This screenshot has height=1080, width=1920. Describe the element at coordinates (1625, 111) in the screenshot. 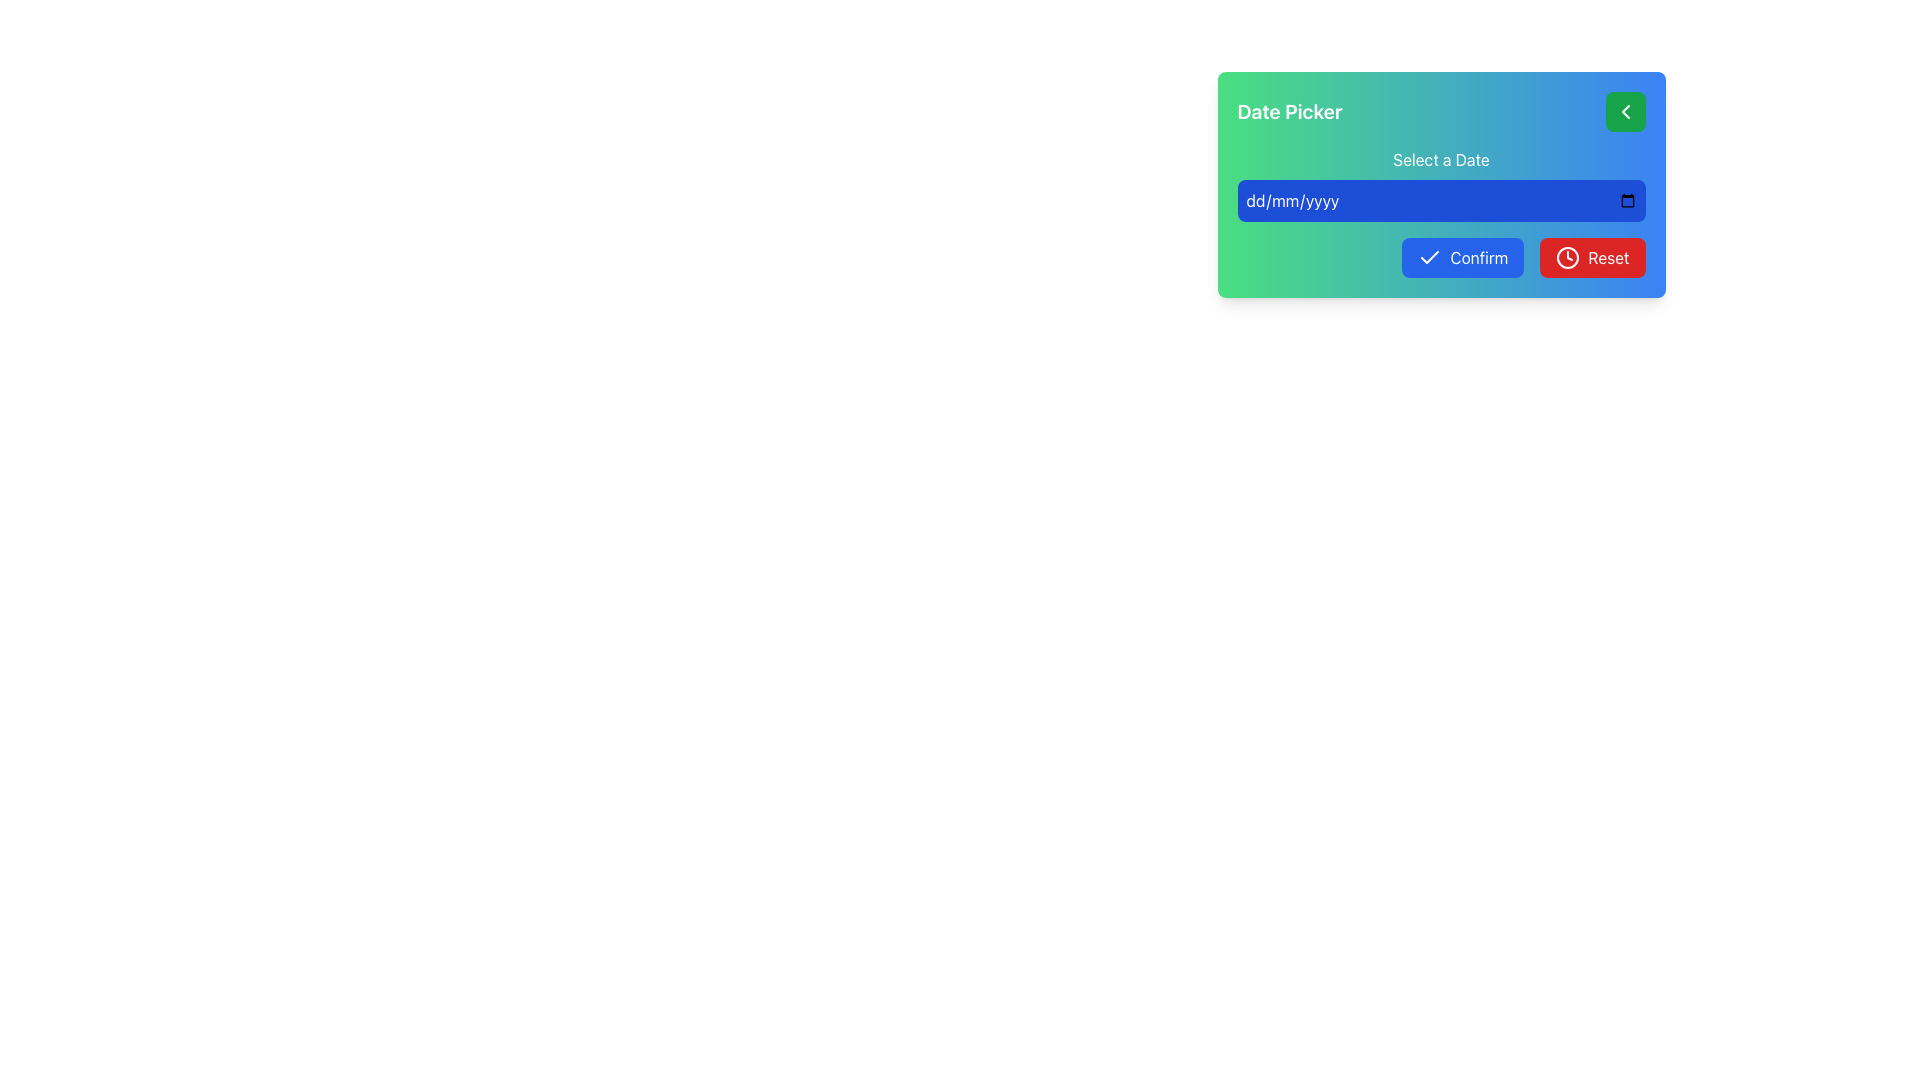

I see `the leftward chevron arrow SVG icon with a green circular background located in the top-right corner of the card UI` at that location.